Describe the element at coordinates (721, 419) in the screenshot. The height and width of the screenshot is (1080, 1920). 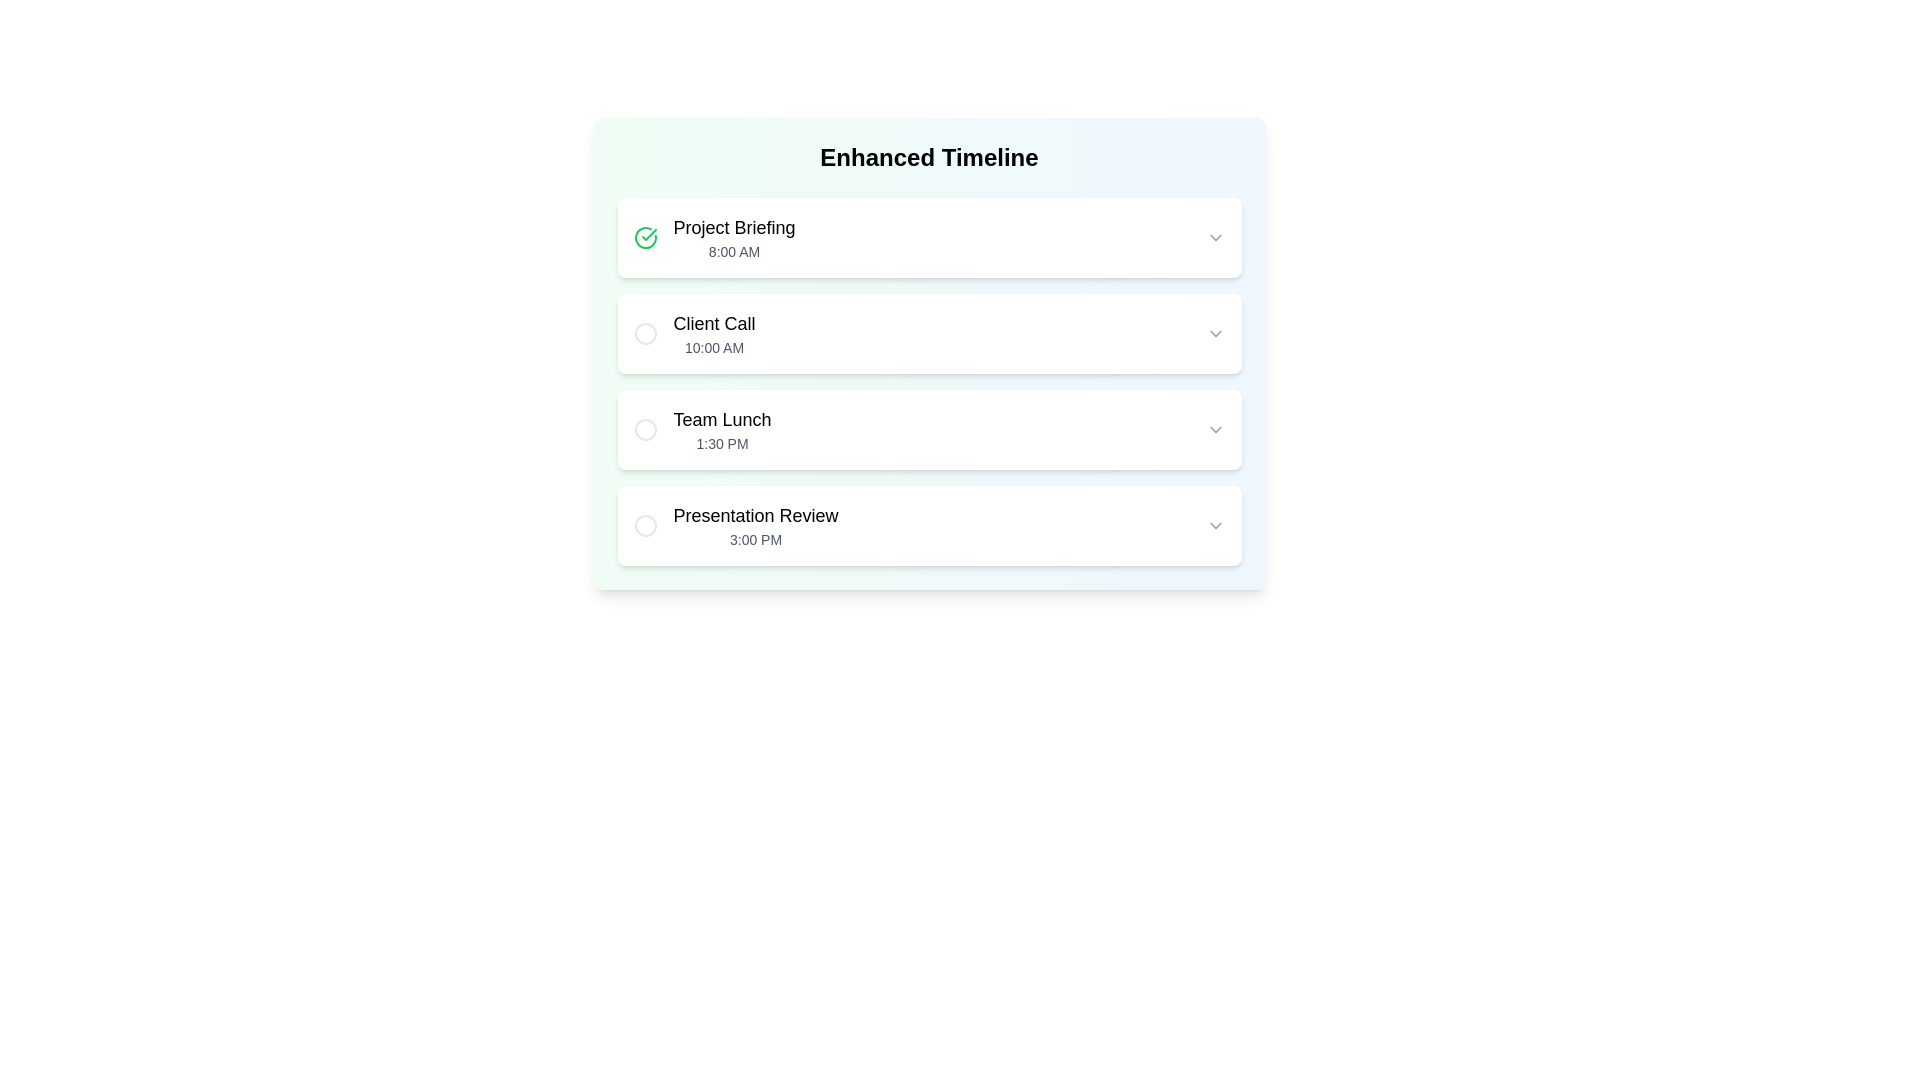
I see `text from the 'Team Lunch' label, which is displayed in a medium font size and bold styling, located on the third white card in a vertical list of cards` at that location.